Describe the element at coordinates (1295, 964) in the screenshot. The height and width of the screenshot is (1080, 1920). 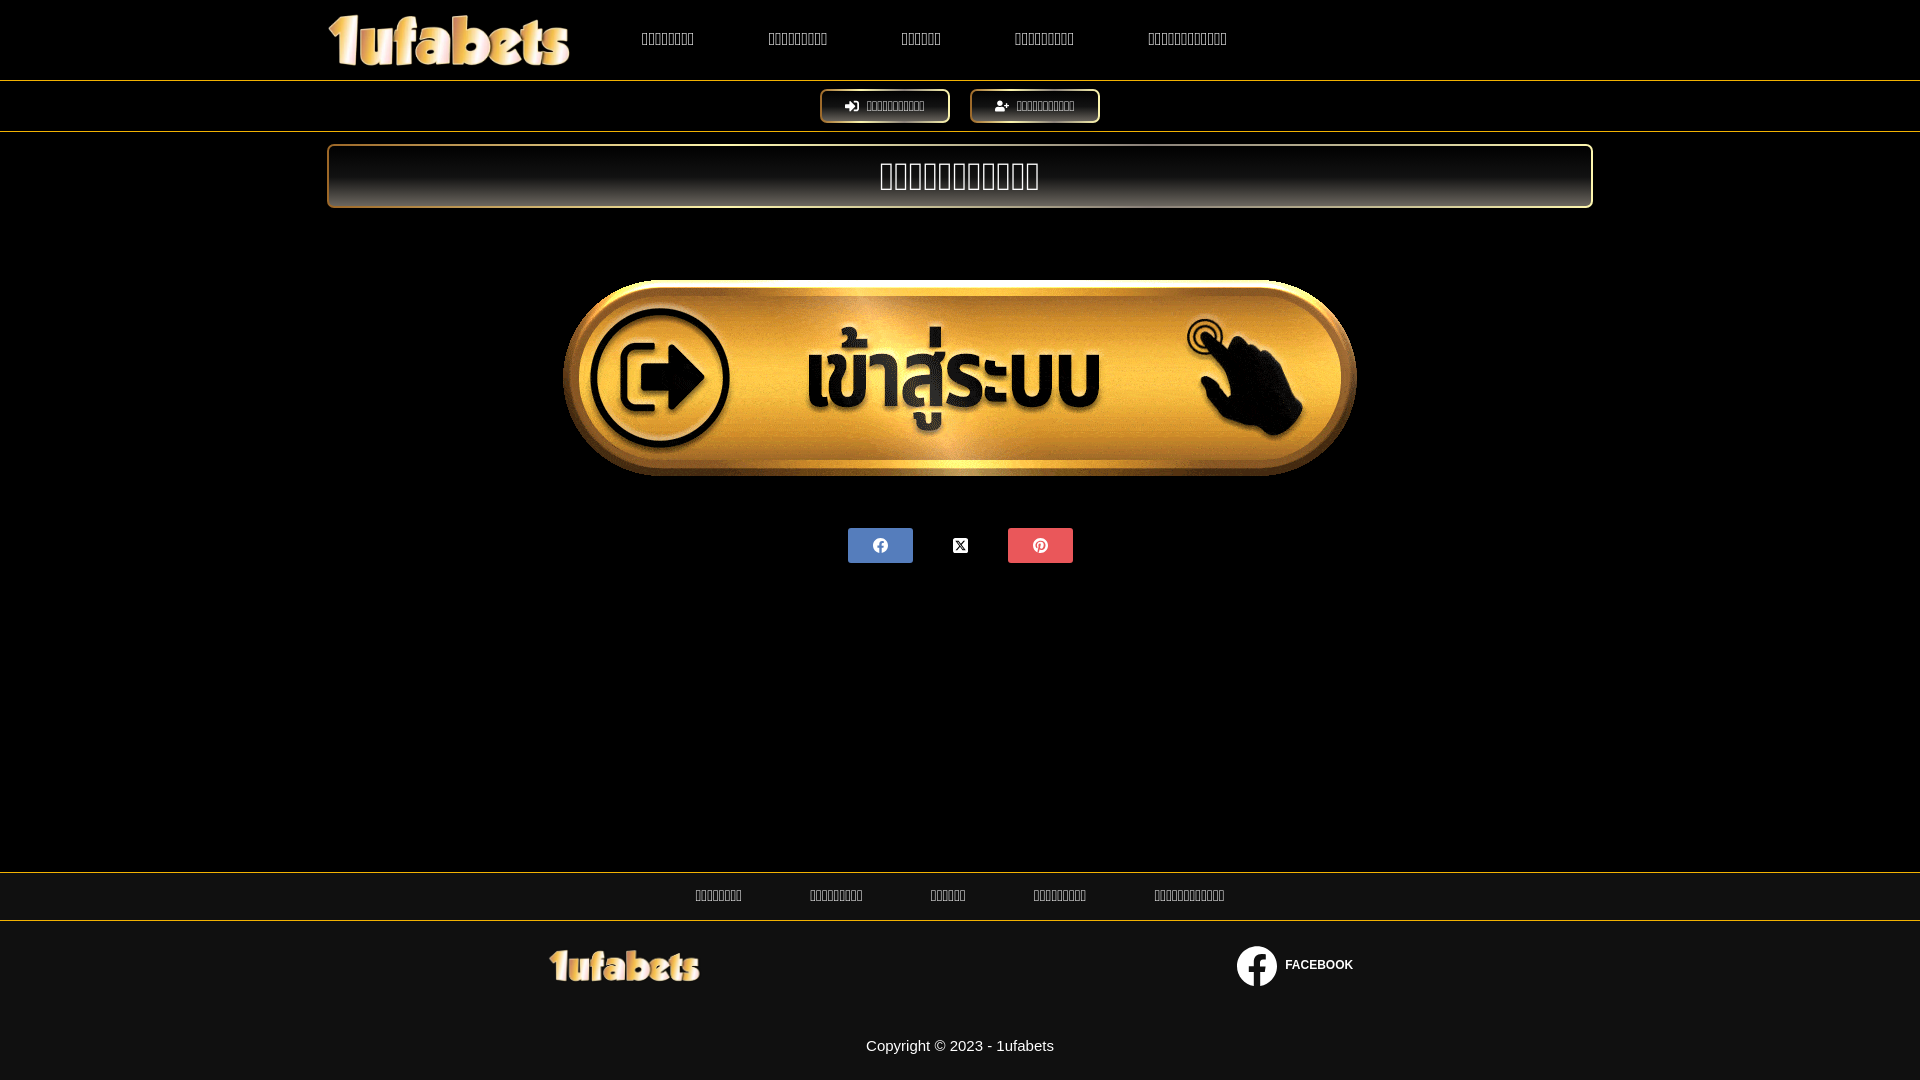
I see `'FACEBOOK'` at that location.